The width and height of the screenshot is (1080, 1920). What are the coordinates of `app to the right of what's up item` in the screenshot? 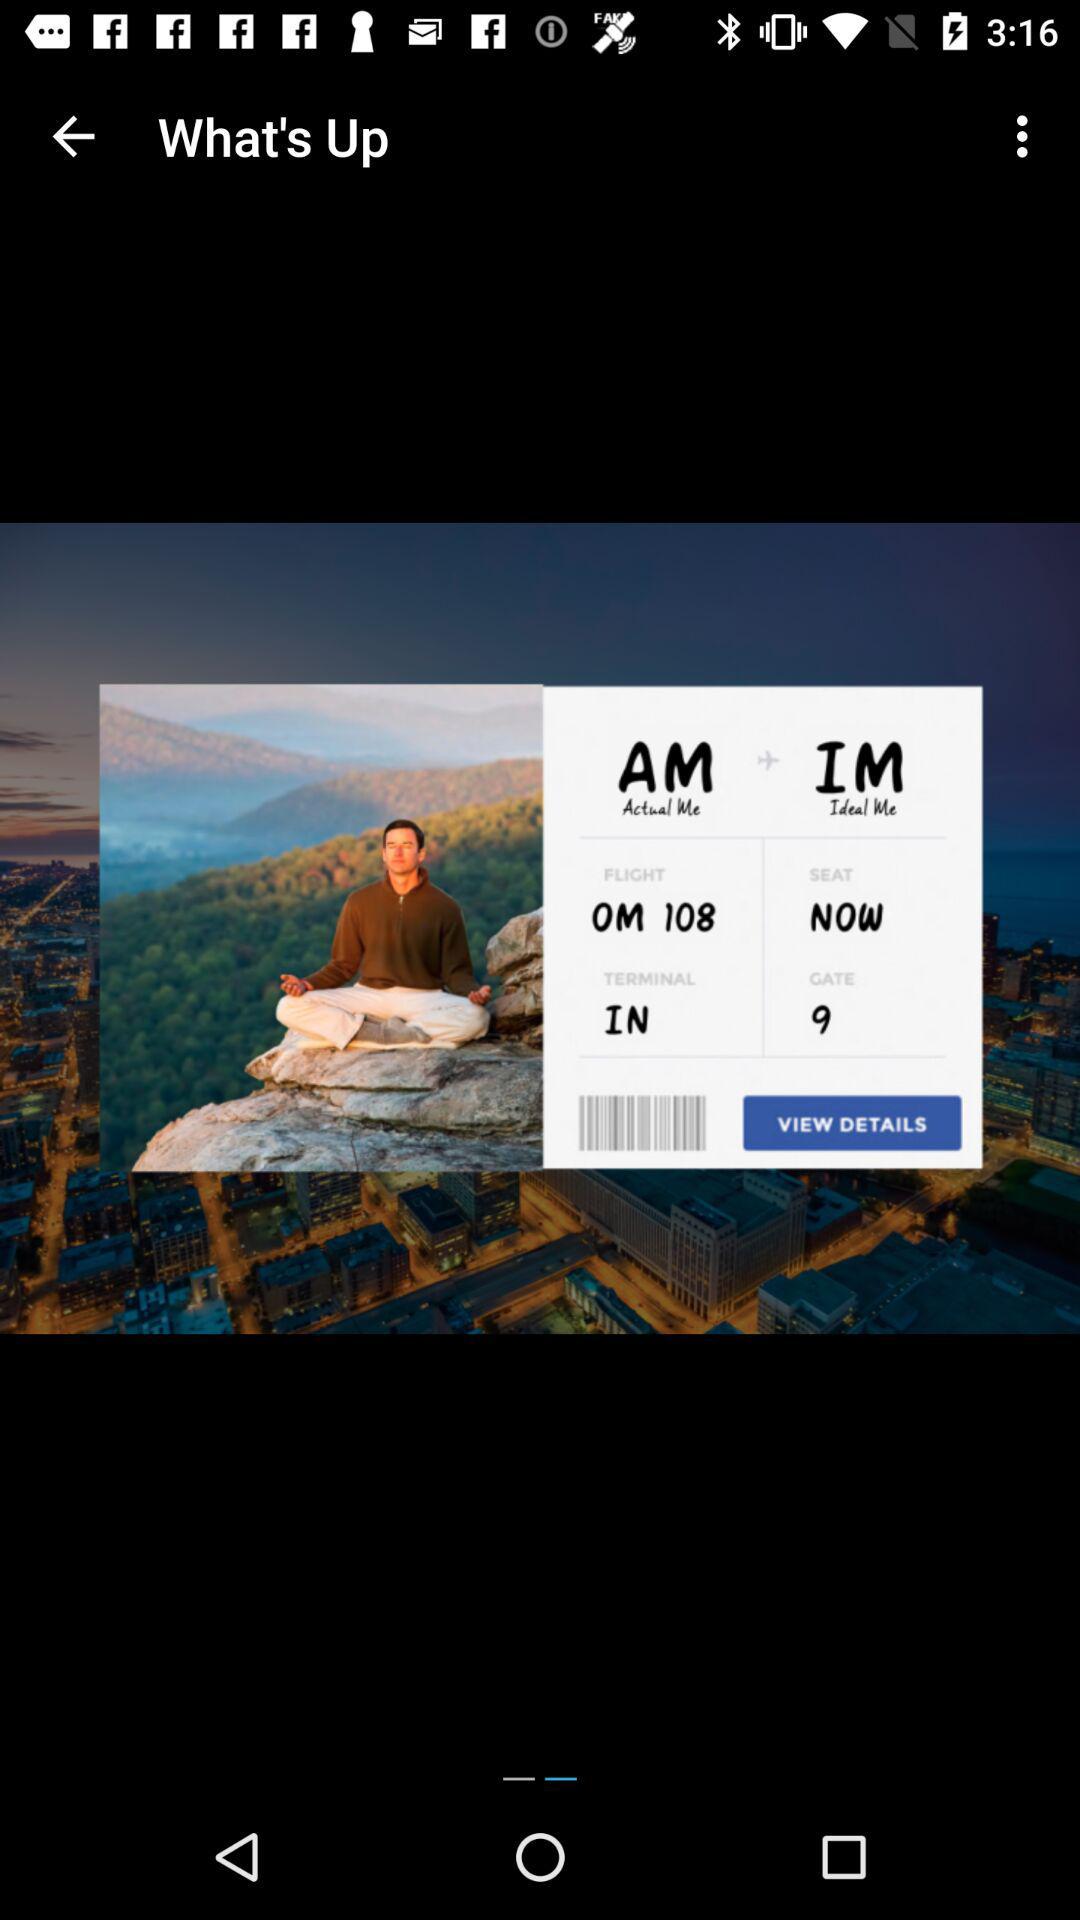 It's located at (1027, 135).